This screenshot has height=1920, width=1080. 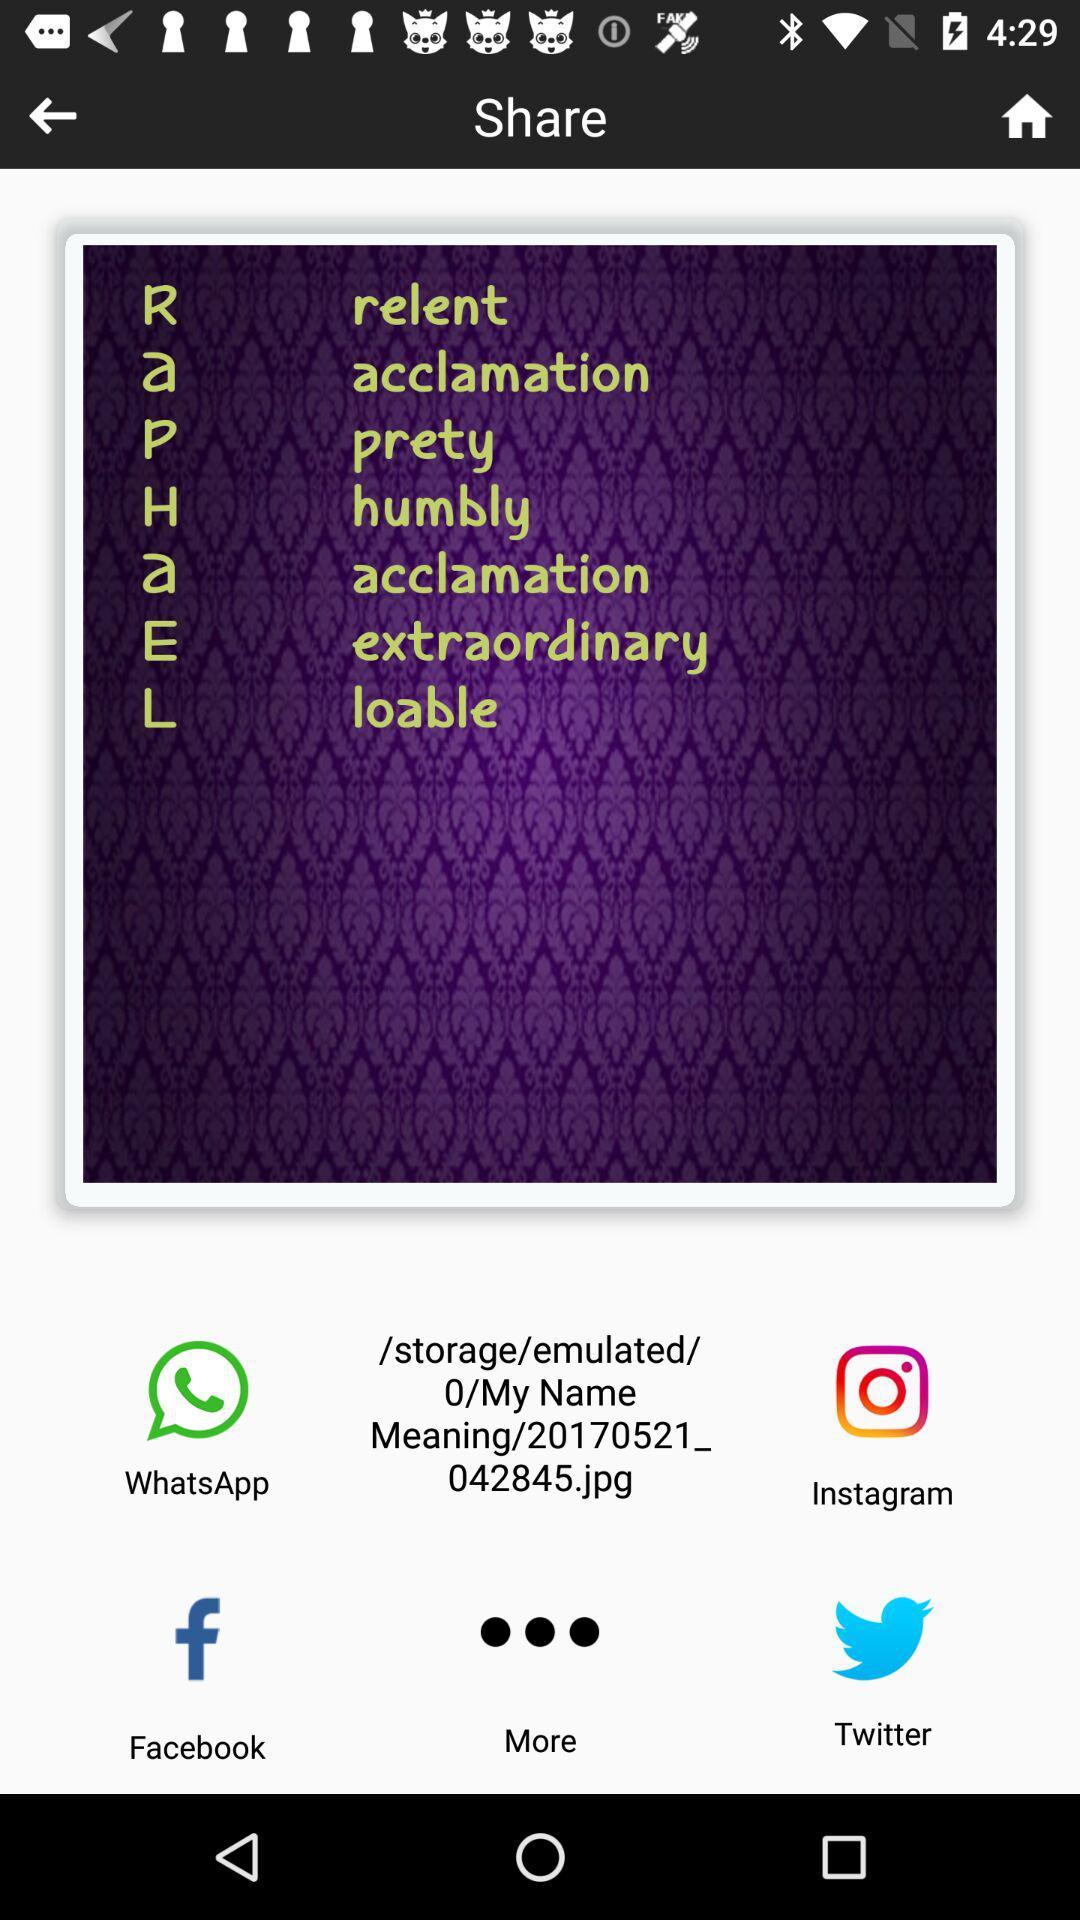 What do you see at coordinates (1027, 114) in the screenshot?
I see `the icon to the right of share` at bounding box center [1027, 114].